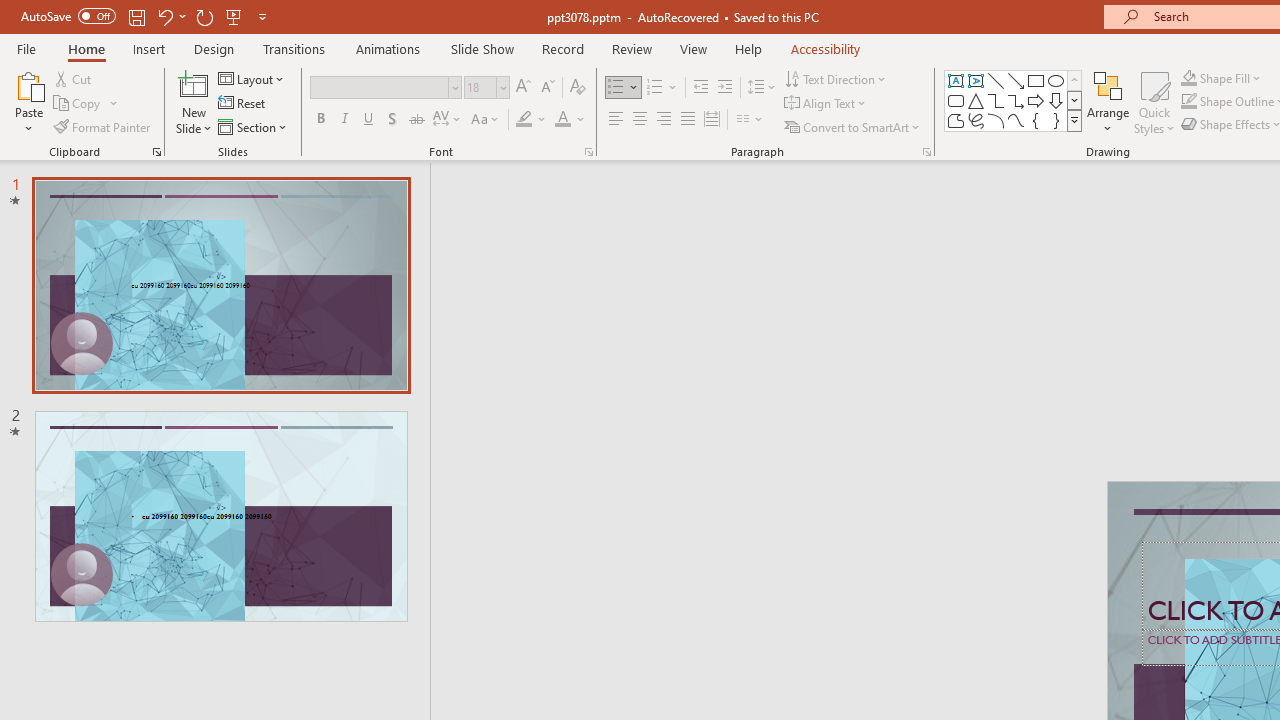 The width and height of the screenshot is (1280, 720). I want to click on 'Connector: Elbow', so click(995, 100).